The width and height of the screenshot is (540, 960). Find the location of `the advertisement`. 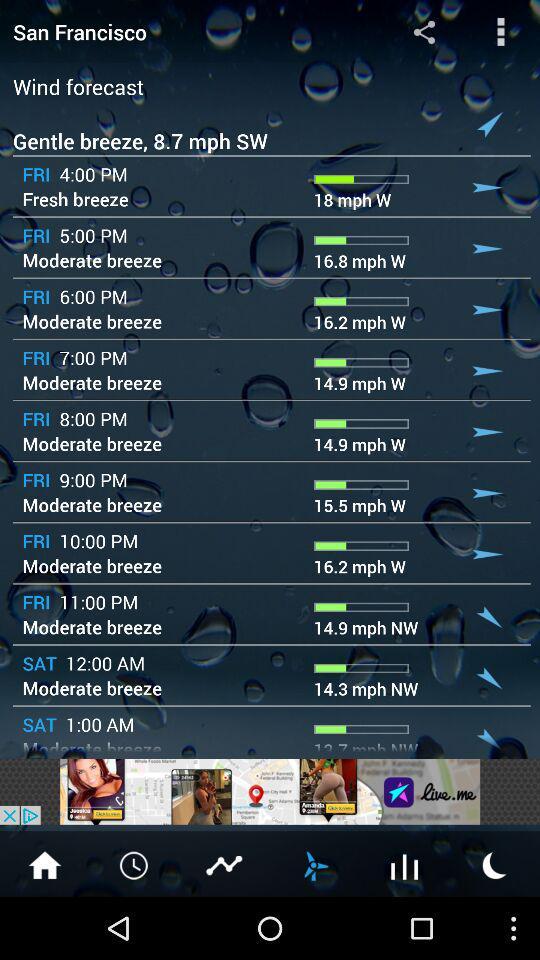

the advertisement is located at coordinates (270, 791).